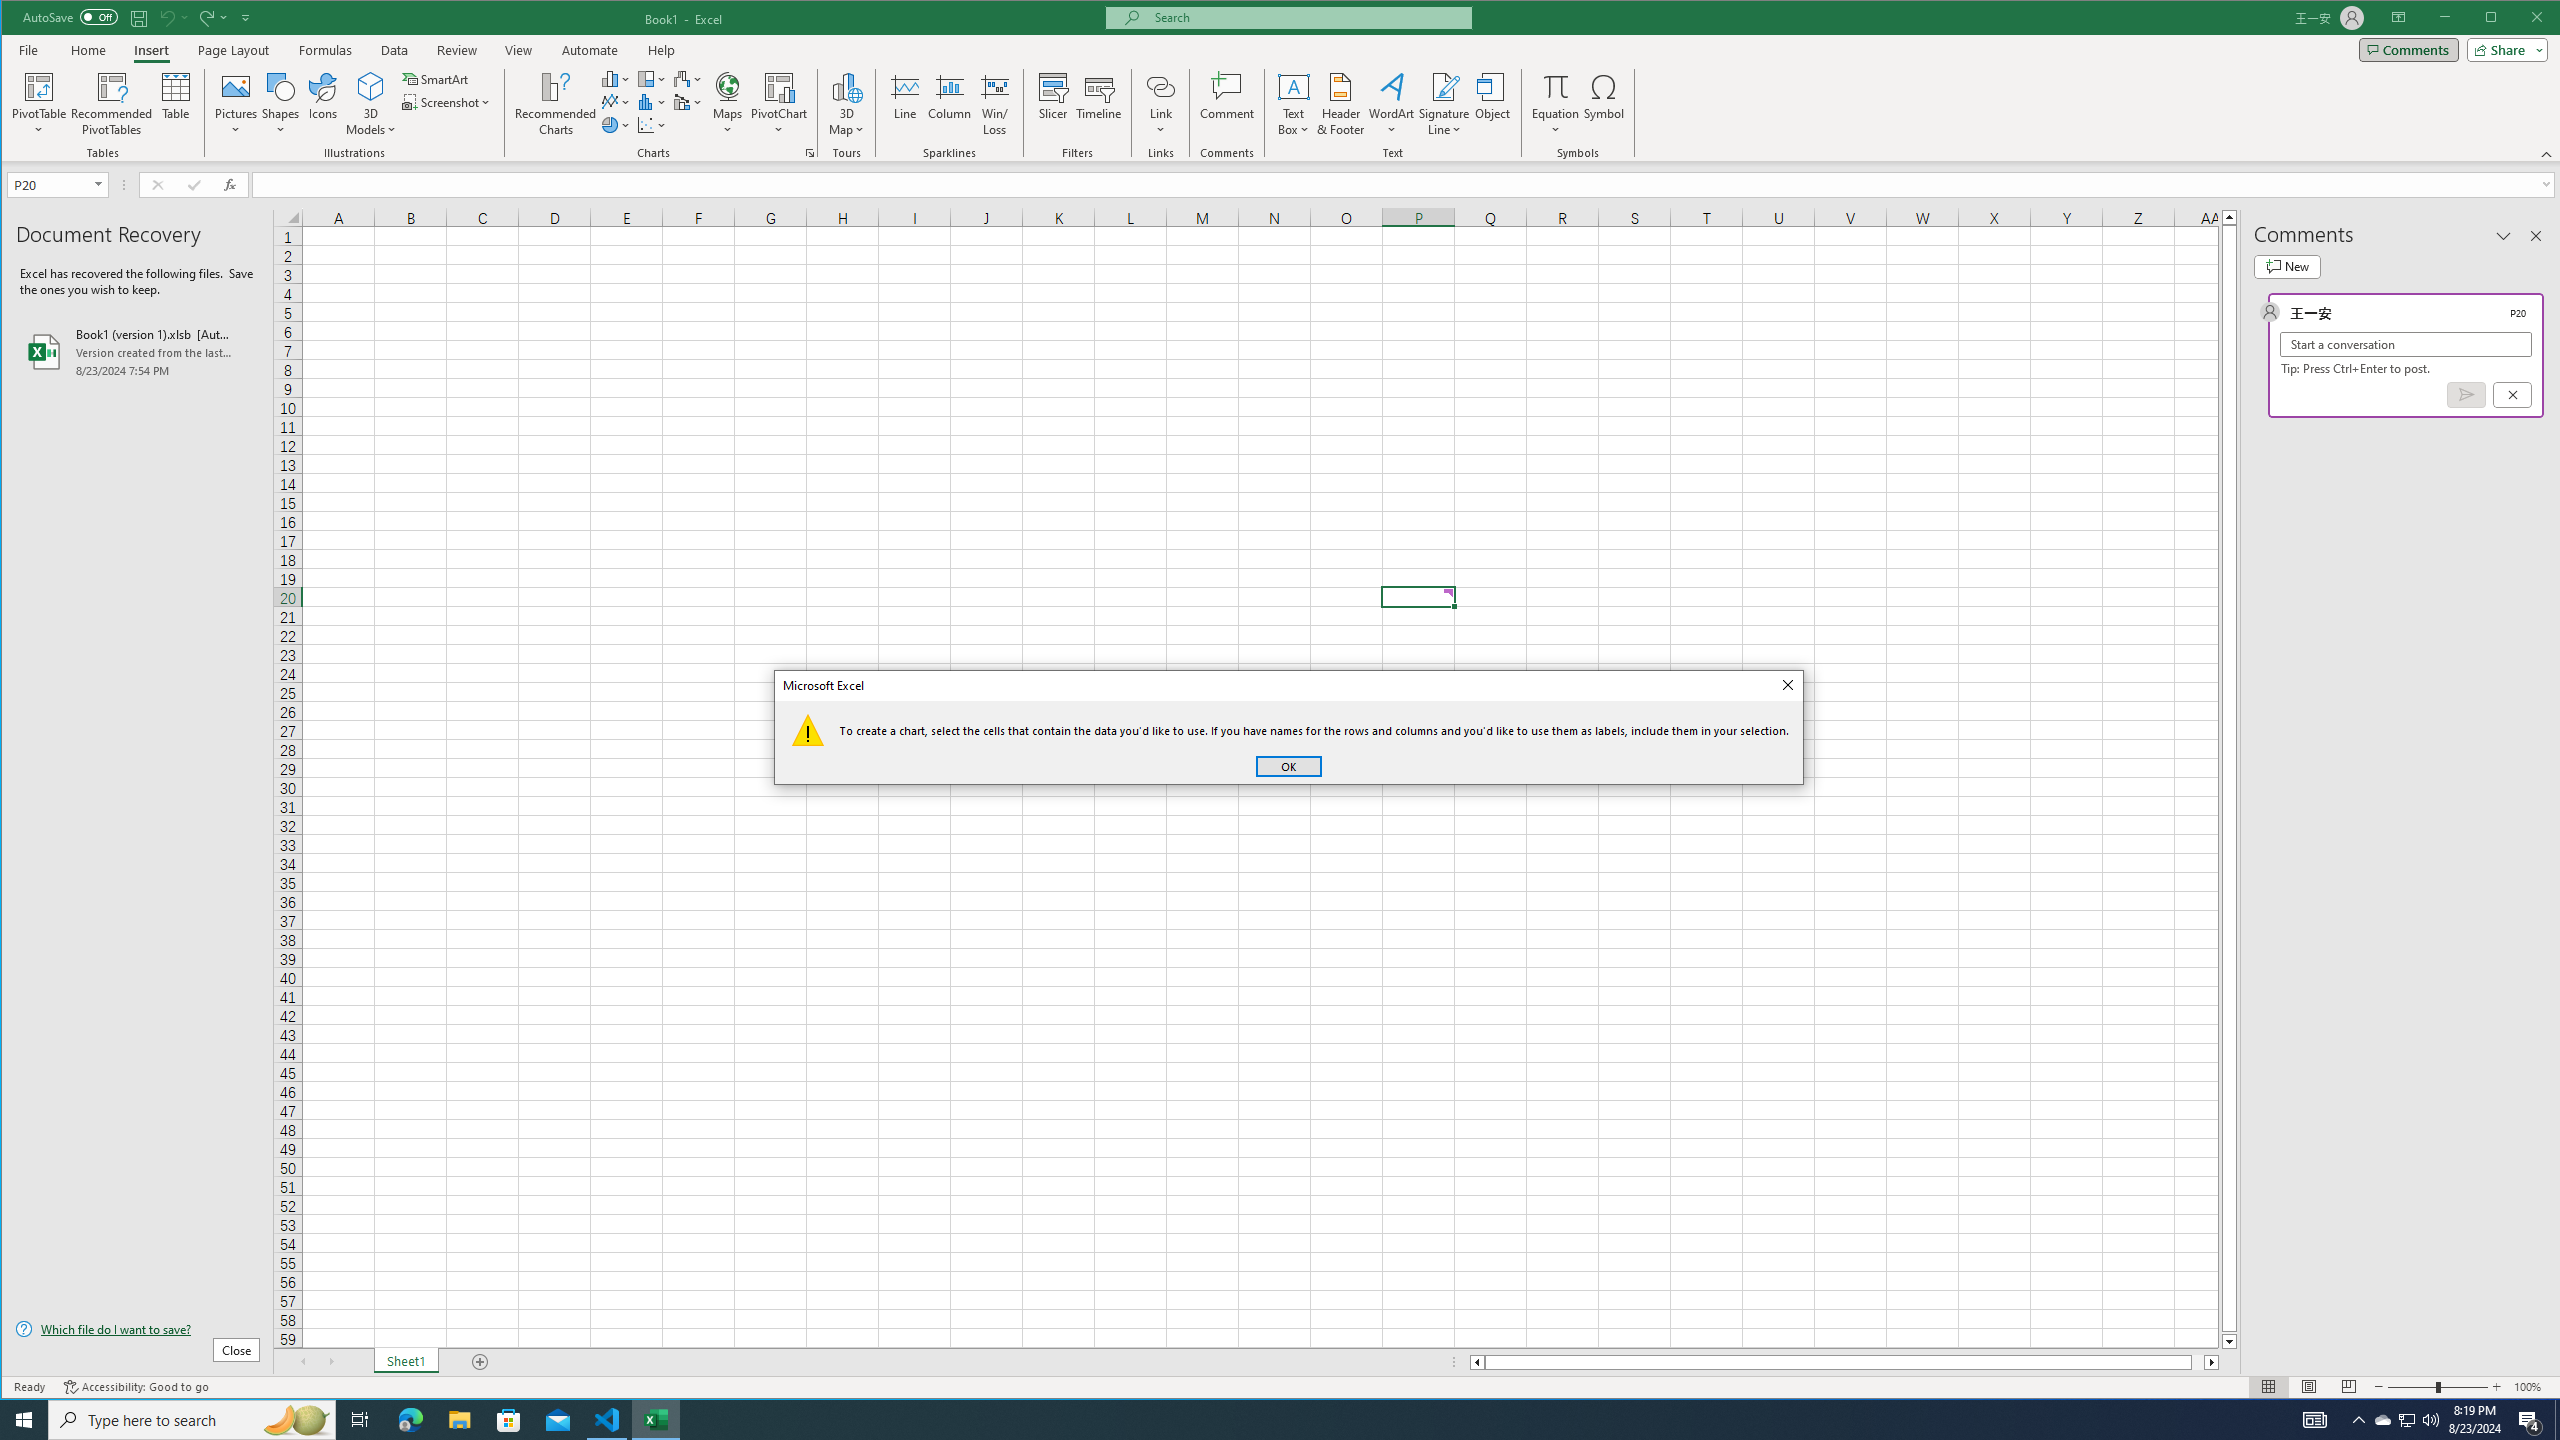 The image size is (2560, 1440). What do you see at coordinates (949, 103) in the screenshot?
I see `'Column'` at bounding box center [949, 103].